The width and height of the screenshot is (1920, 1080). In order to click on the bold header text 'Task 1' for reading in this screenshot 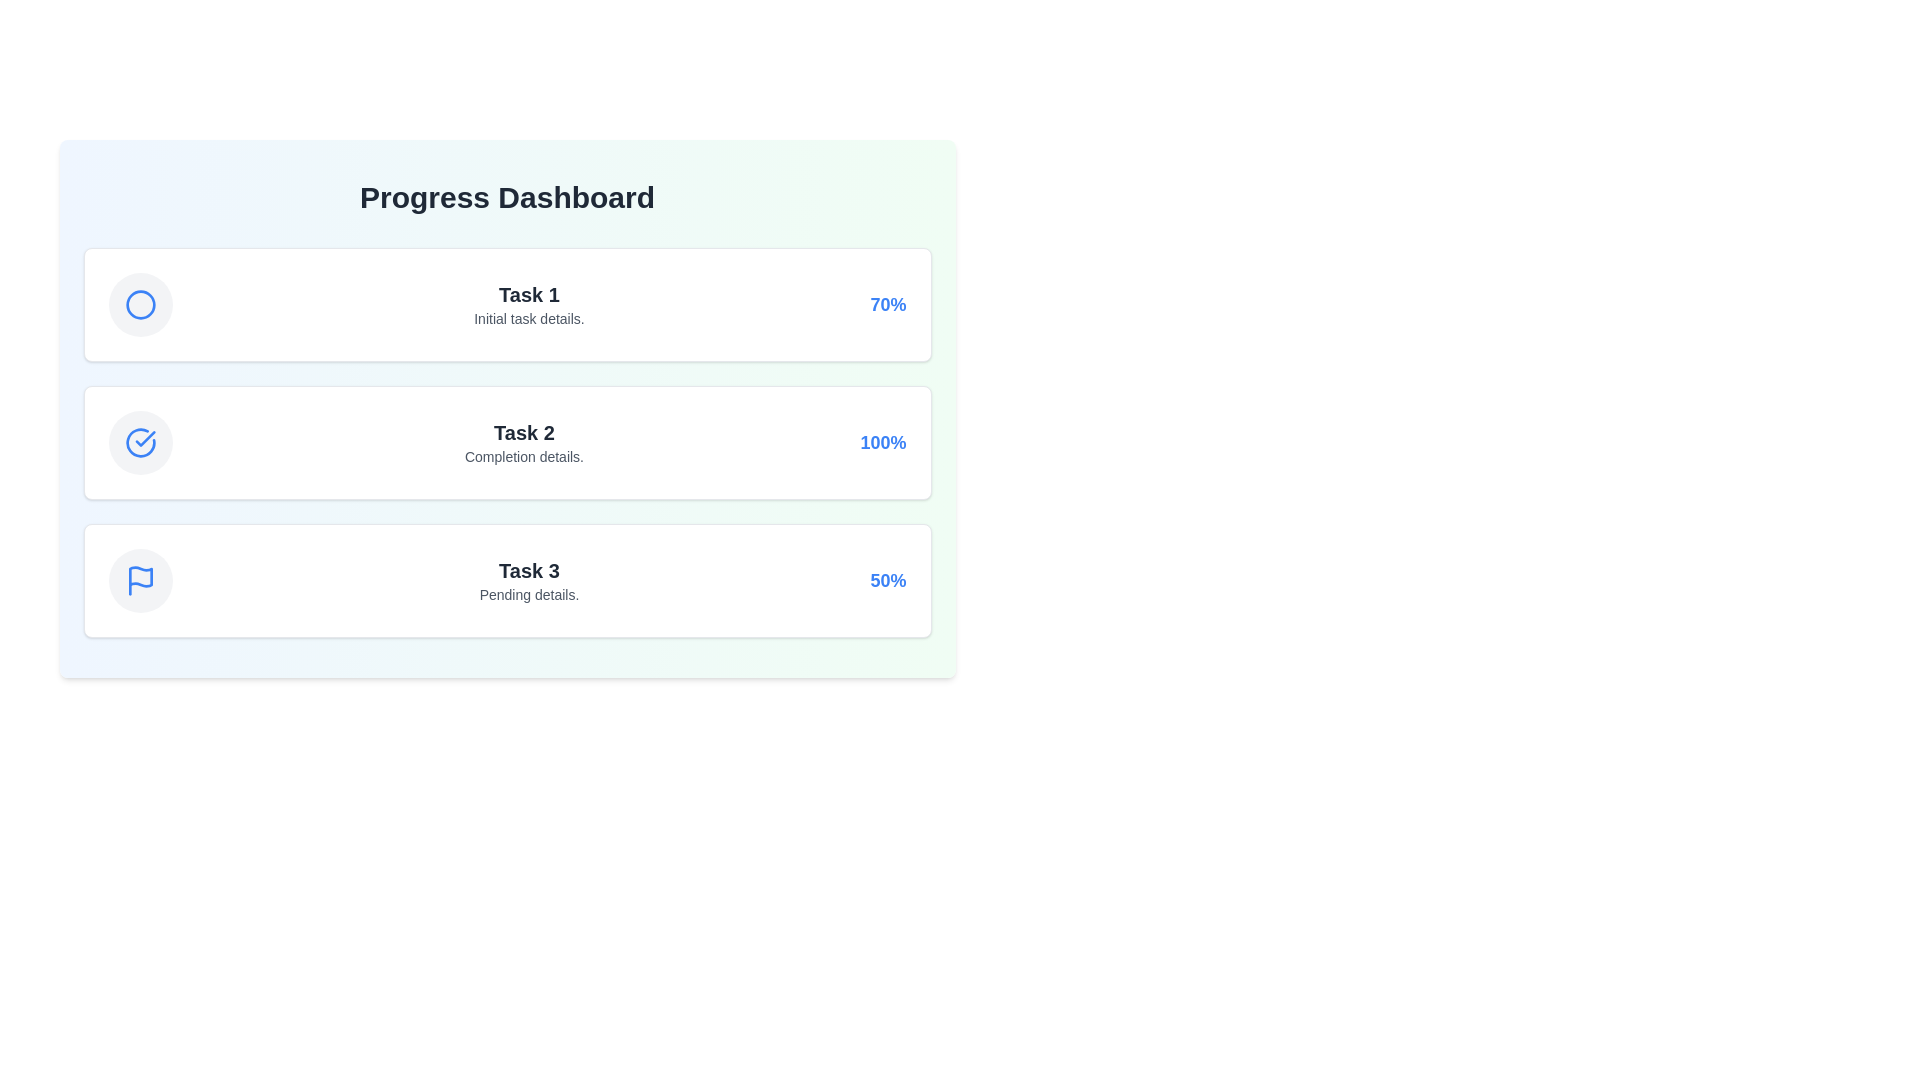, I will do `click(529, 294)`.